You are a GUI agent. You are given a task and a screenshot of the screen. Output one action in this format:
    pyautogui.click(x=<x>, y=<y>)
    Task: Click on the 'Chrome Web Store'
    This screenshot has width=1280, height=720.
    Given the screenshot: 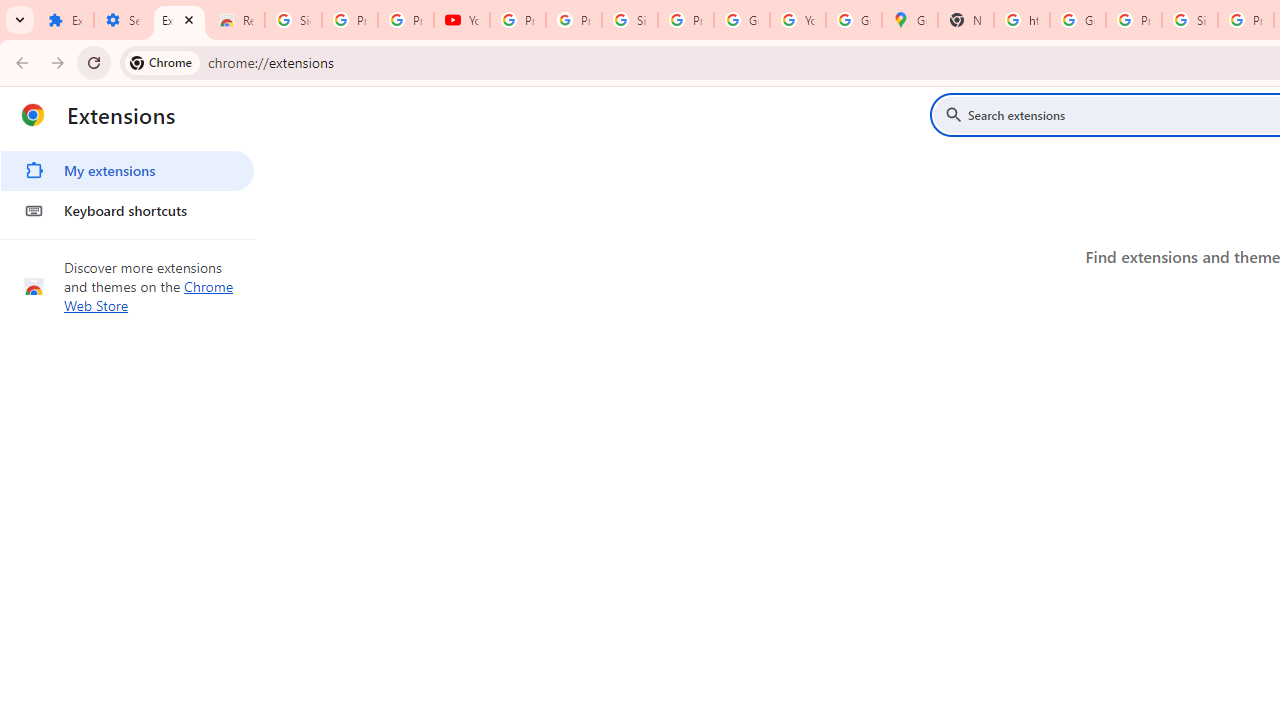 What is the action you would take?
    pyautogui.click(x=148, y=296)
    